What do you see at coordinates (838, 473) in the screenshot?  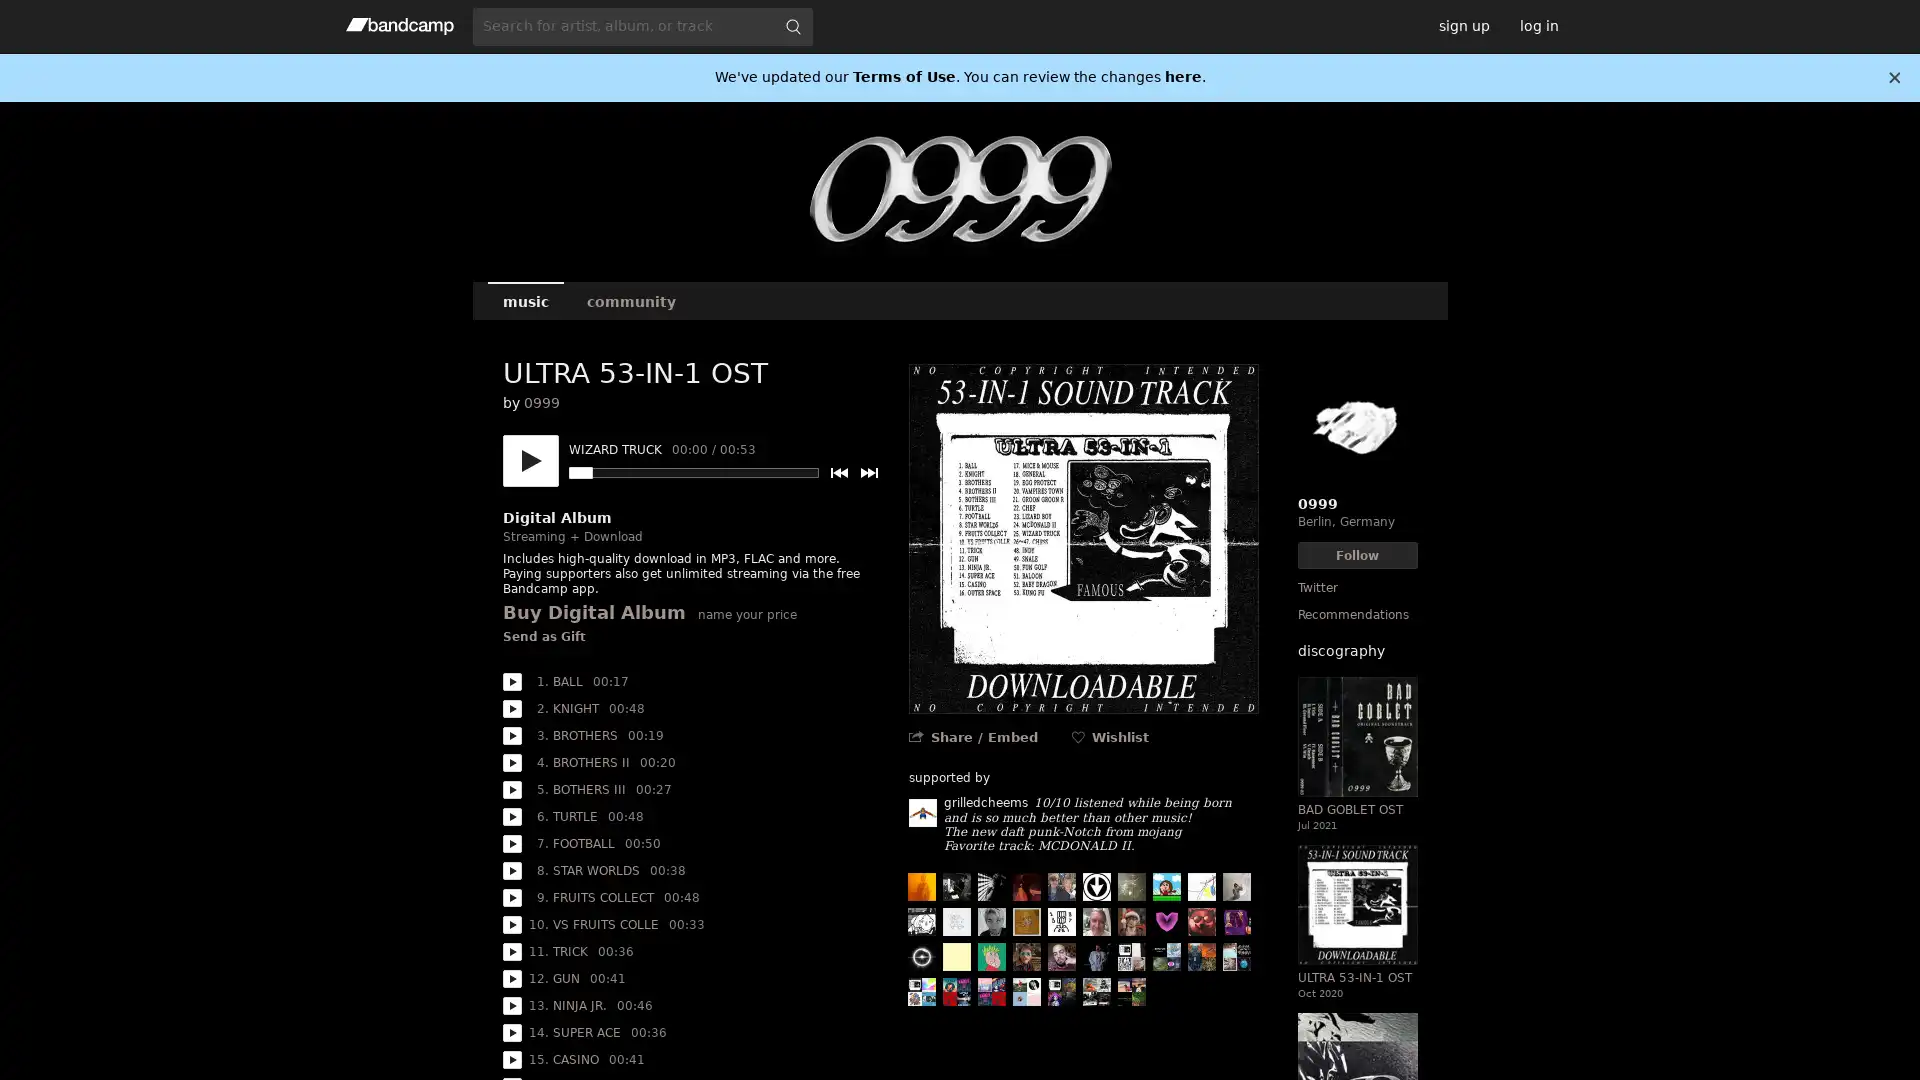 I see `Previous track` at bounding box center [838, 473].